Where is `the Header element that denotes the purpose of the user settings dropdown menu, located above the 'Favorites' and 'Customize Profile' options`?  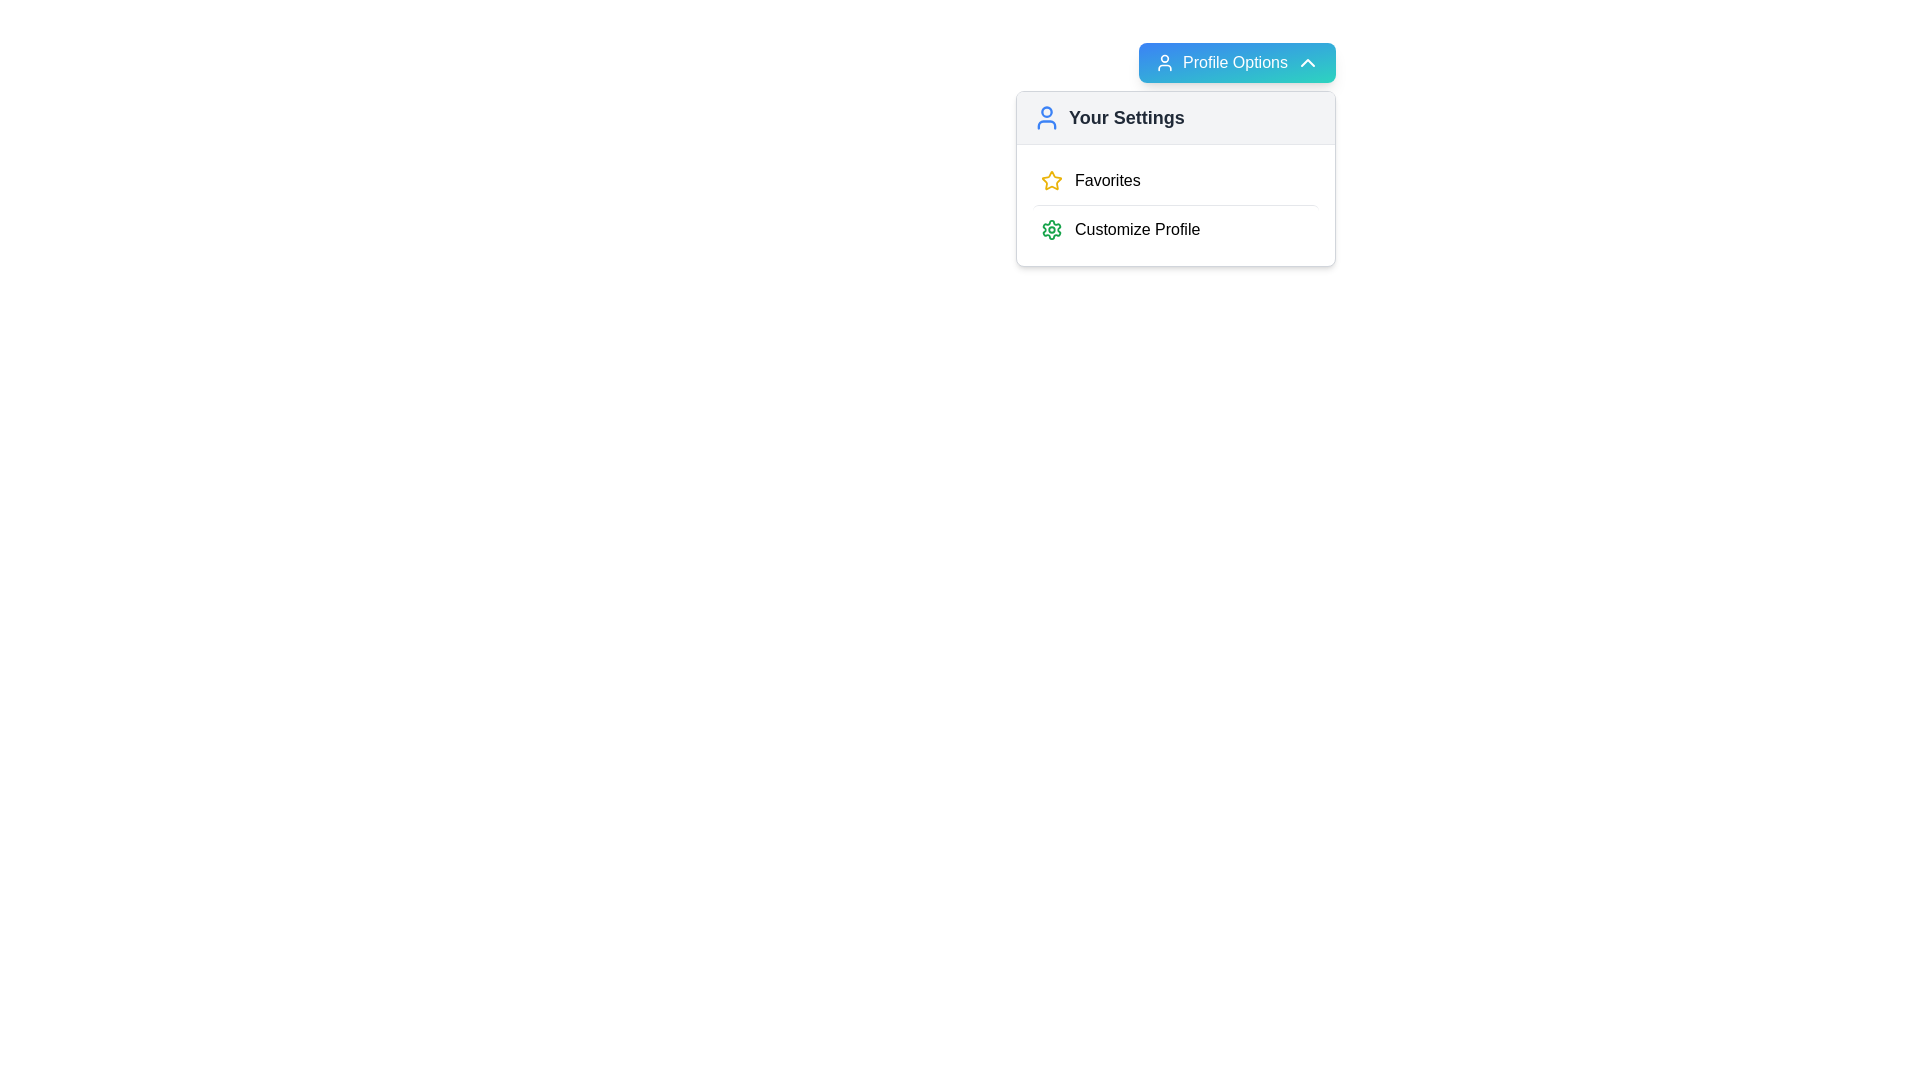 the Header element that denotes the purpose of the user settings dropdown menu, located above the 'Favorites' and 'Customize Profile' options is located at coordinates (1176, 118).